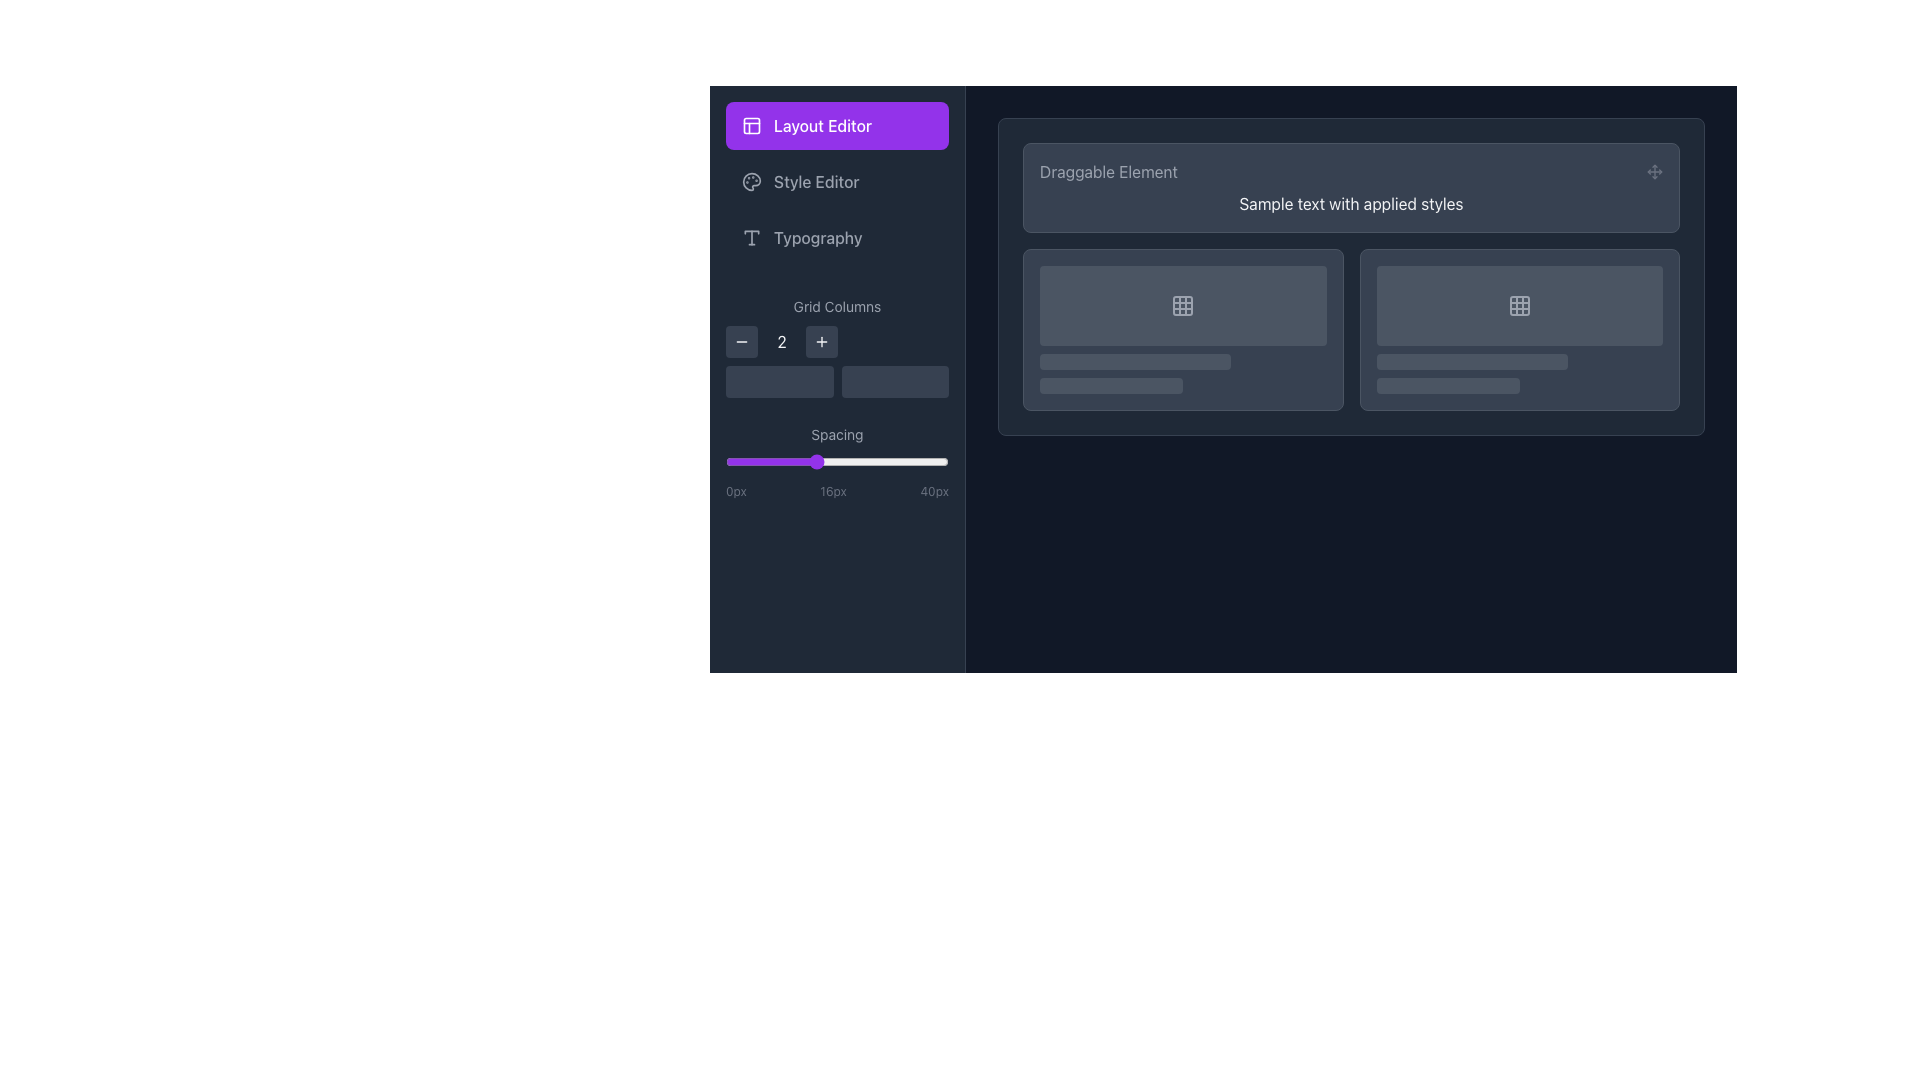  What do you see at coordinates (837, 492) in the screenshot?
I see `the Text label group containing the values '0px', '16px', and '40px', which is located below the 'Spacing' slider component` at bounding box center [837, 492].